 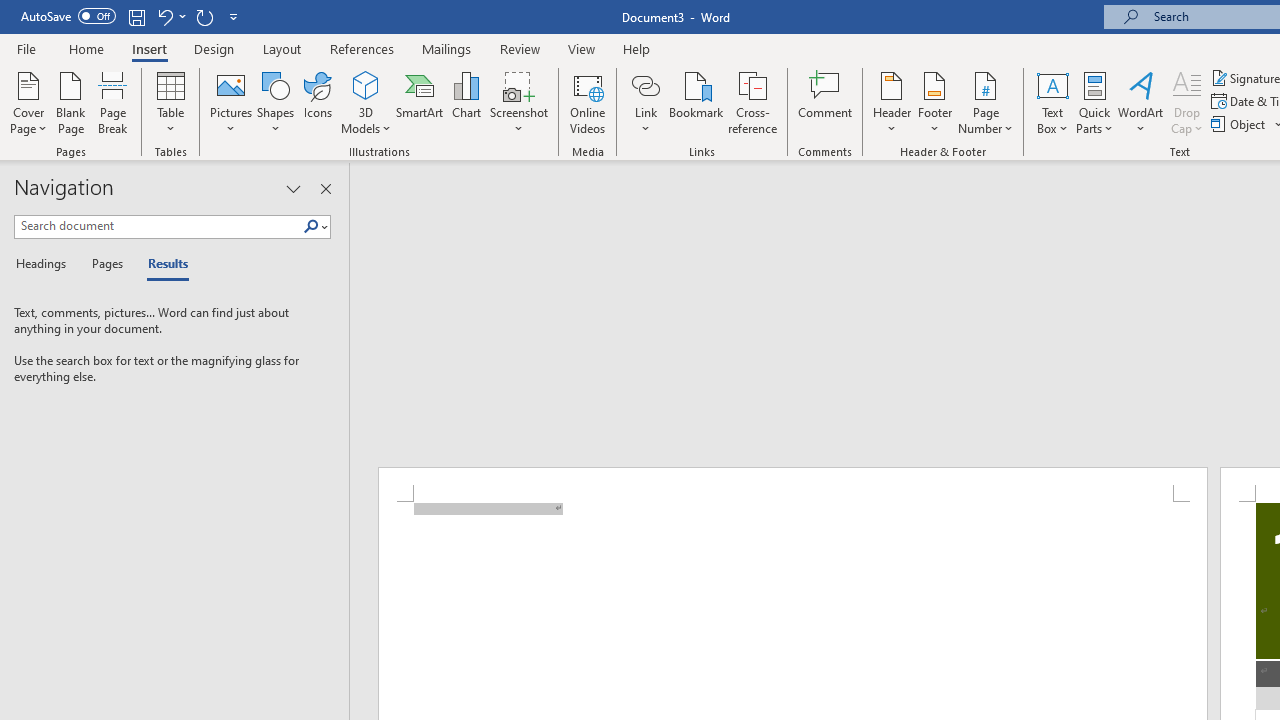 I want to click on 'Chart...', so click(x=465, y=103).